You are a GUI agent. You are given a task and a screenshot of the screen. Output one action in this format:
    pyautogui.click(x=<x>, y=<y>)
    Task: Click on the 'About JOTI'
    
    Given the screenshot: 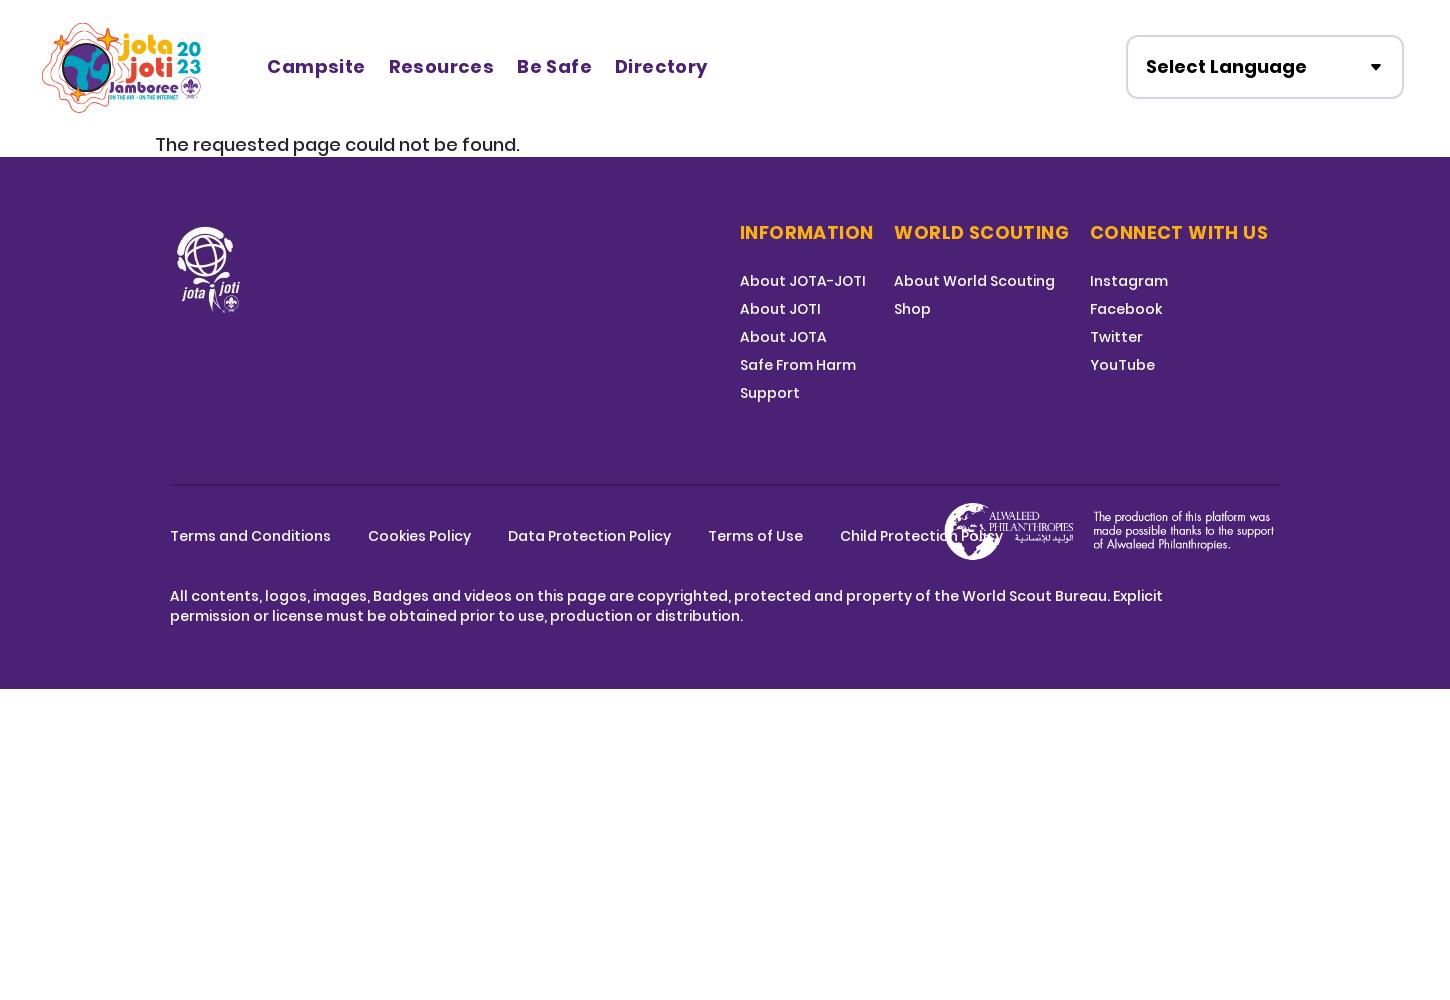 What is the action you would take?
    pyautogui.click(x=739, y=309)
    